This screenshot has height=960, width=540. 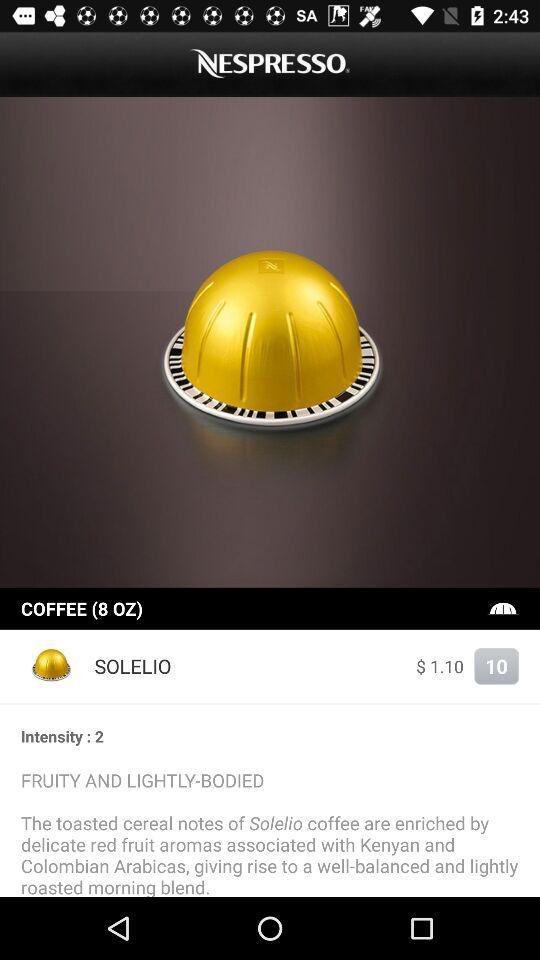 What do you see at coordinates (440, 666) in the screenshot?
I see `the icon below coffee (8 oz) icon` at bounding box center [440, 666].